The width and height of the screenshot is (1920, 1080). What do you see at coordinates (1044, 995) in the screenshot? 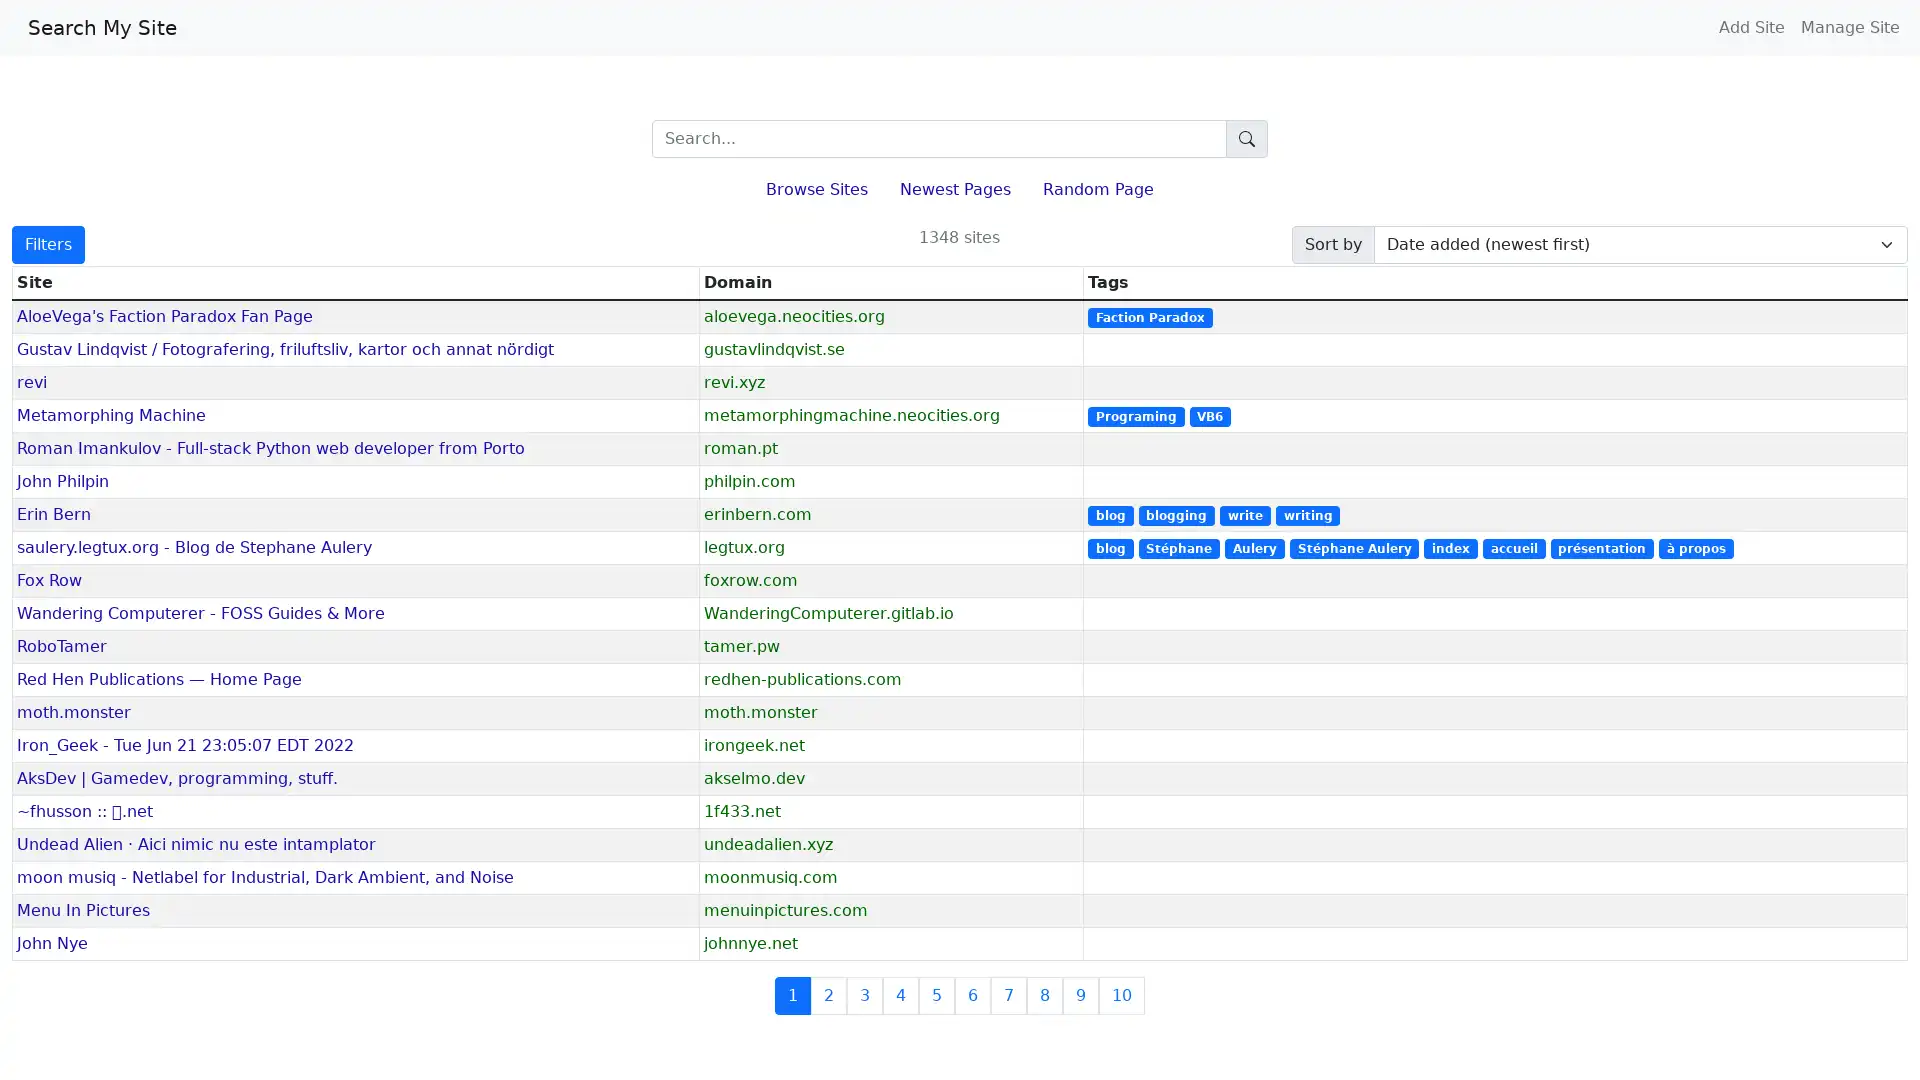
I see `8` at bounding box center [1044, 995].